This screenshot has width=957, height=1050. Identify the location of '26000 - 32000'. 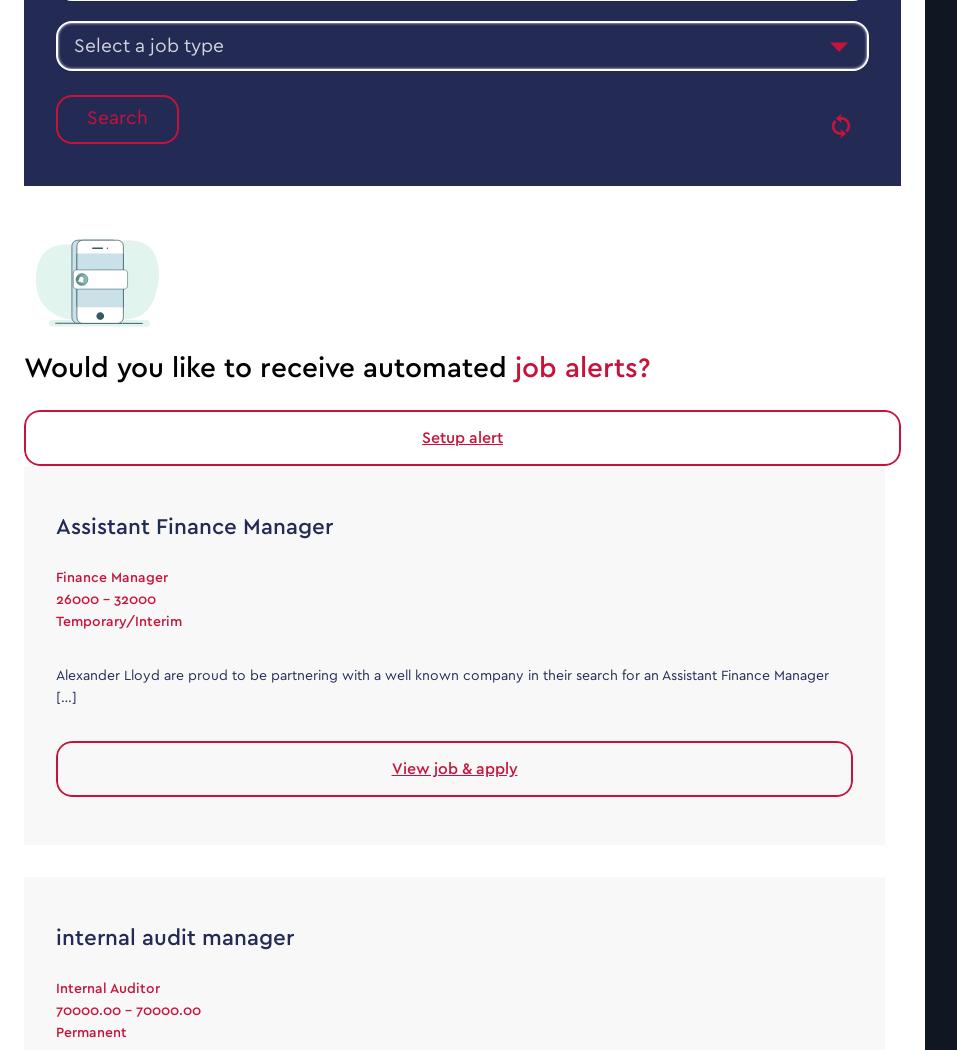
(106, 598).